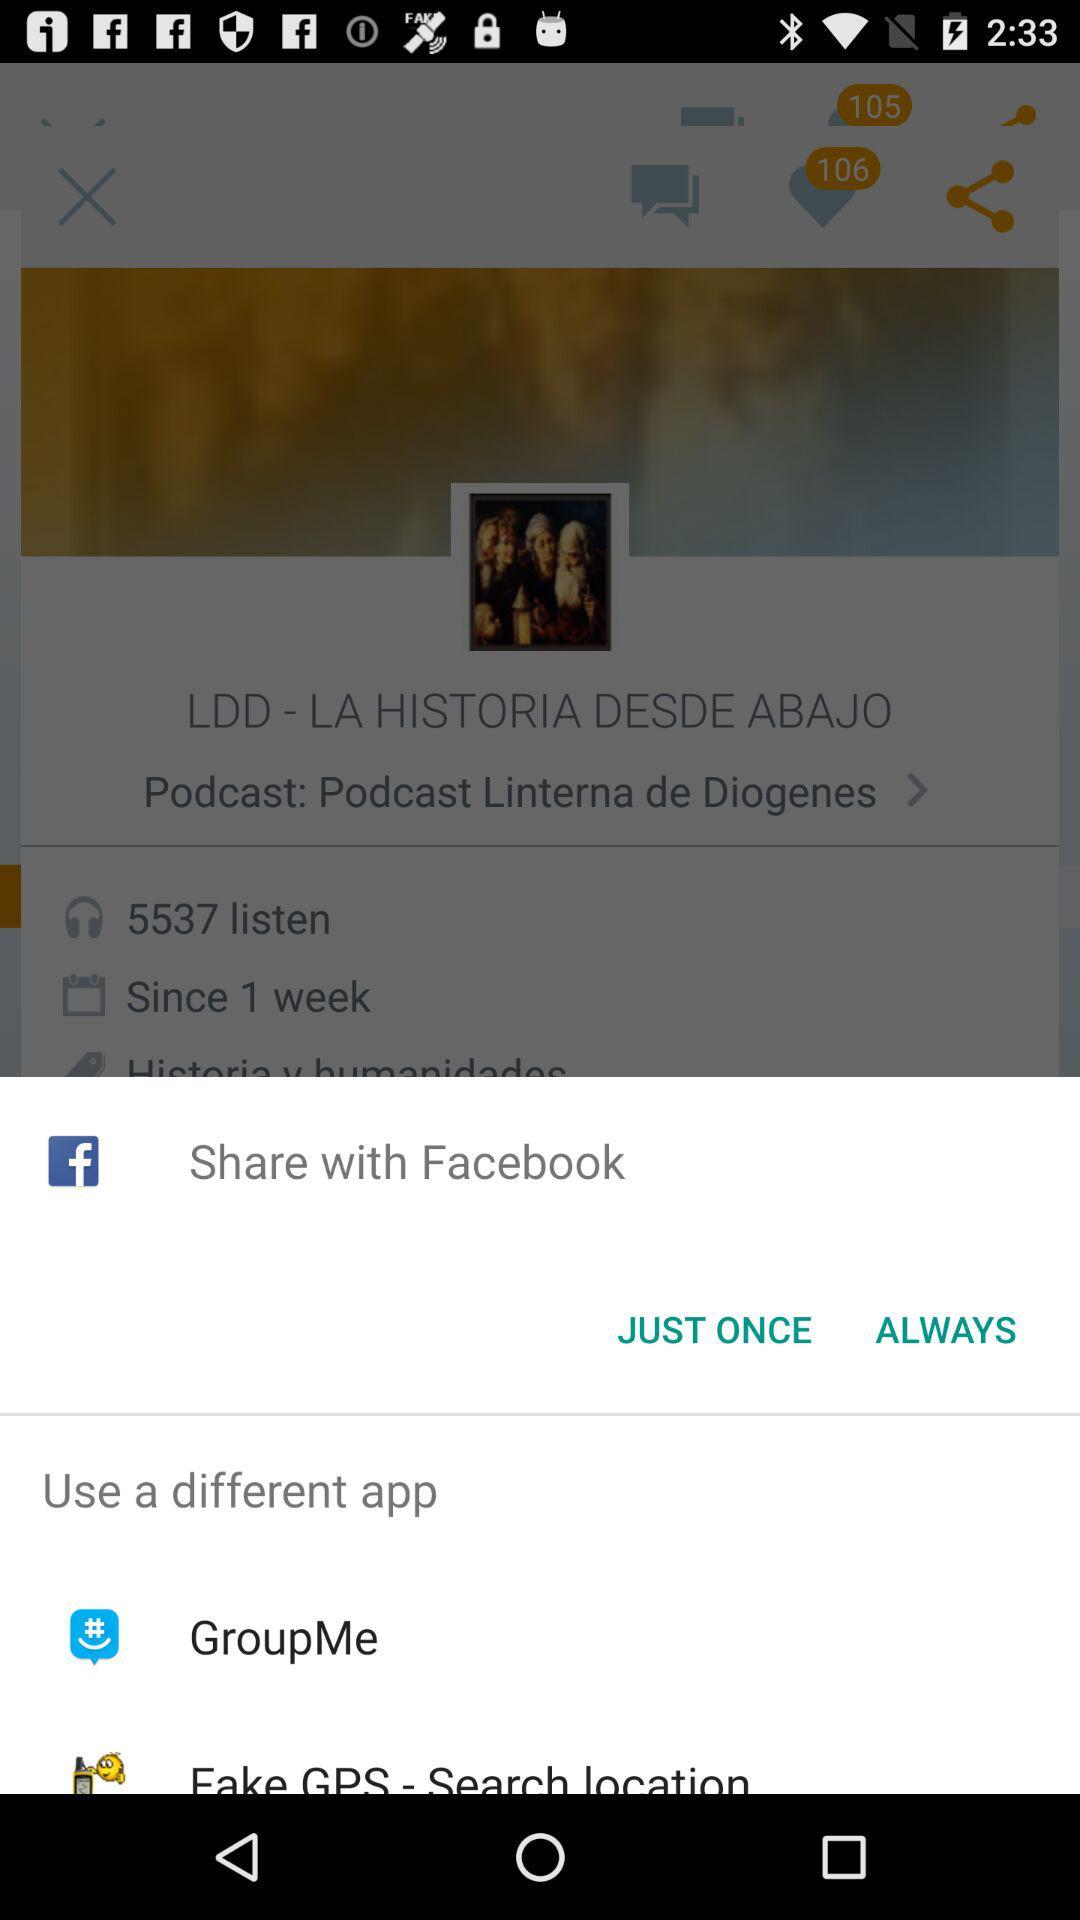  What do you see at coordinates (283, 1636) in the screenshot?
I see `item below the use a different icon` at bounding box center [283, 1636].